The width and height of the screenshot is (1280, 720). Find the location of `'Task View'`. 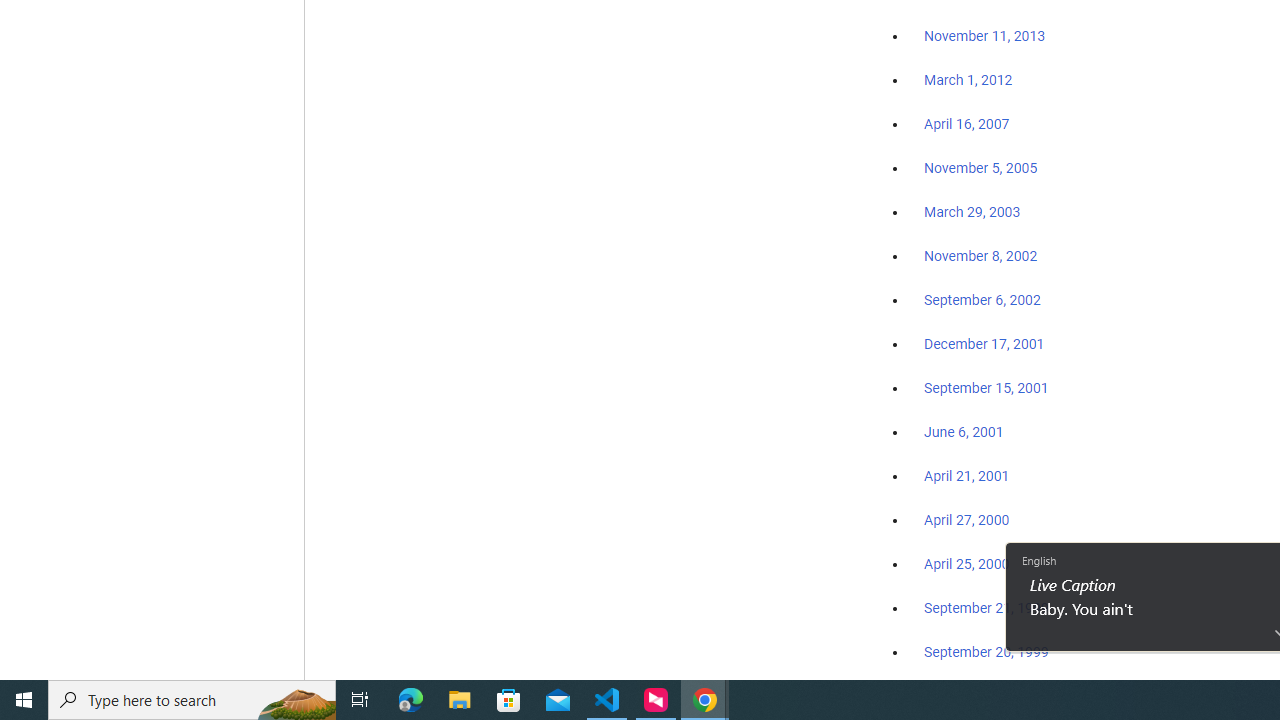

'Task View' is located at coordinates (359, 698).